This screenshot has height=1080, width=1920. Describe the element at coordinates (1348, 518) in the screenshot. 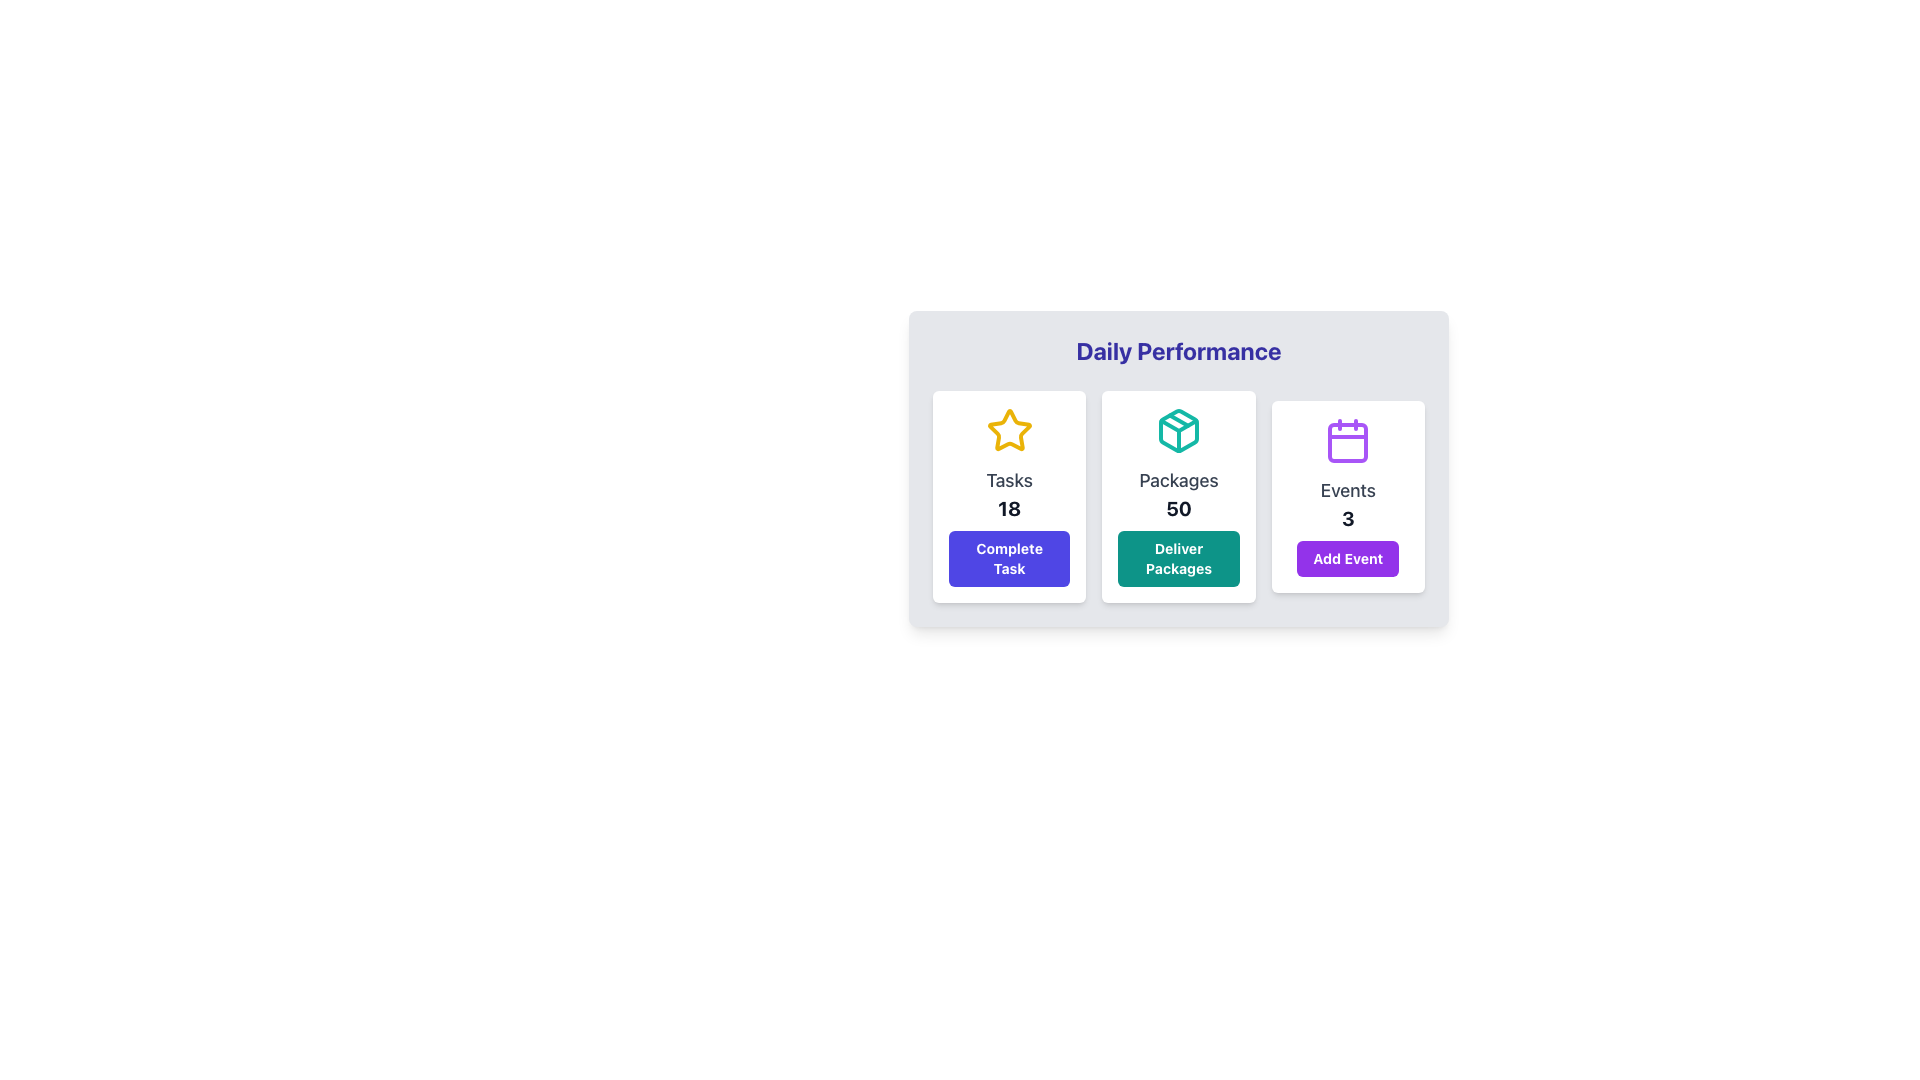

I see `the bold numeral '3' located in the 'Events' section of the performance dashboard, positioned below the section header and above the 'Add Event' button` at that location.